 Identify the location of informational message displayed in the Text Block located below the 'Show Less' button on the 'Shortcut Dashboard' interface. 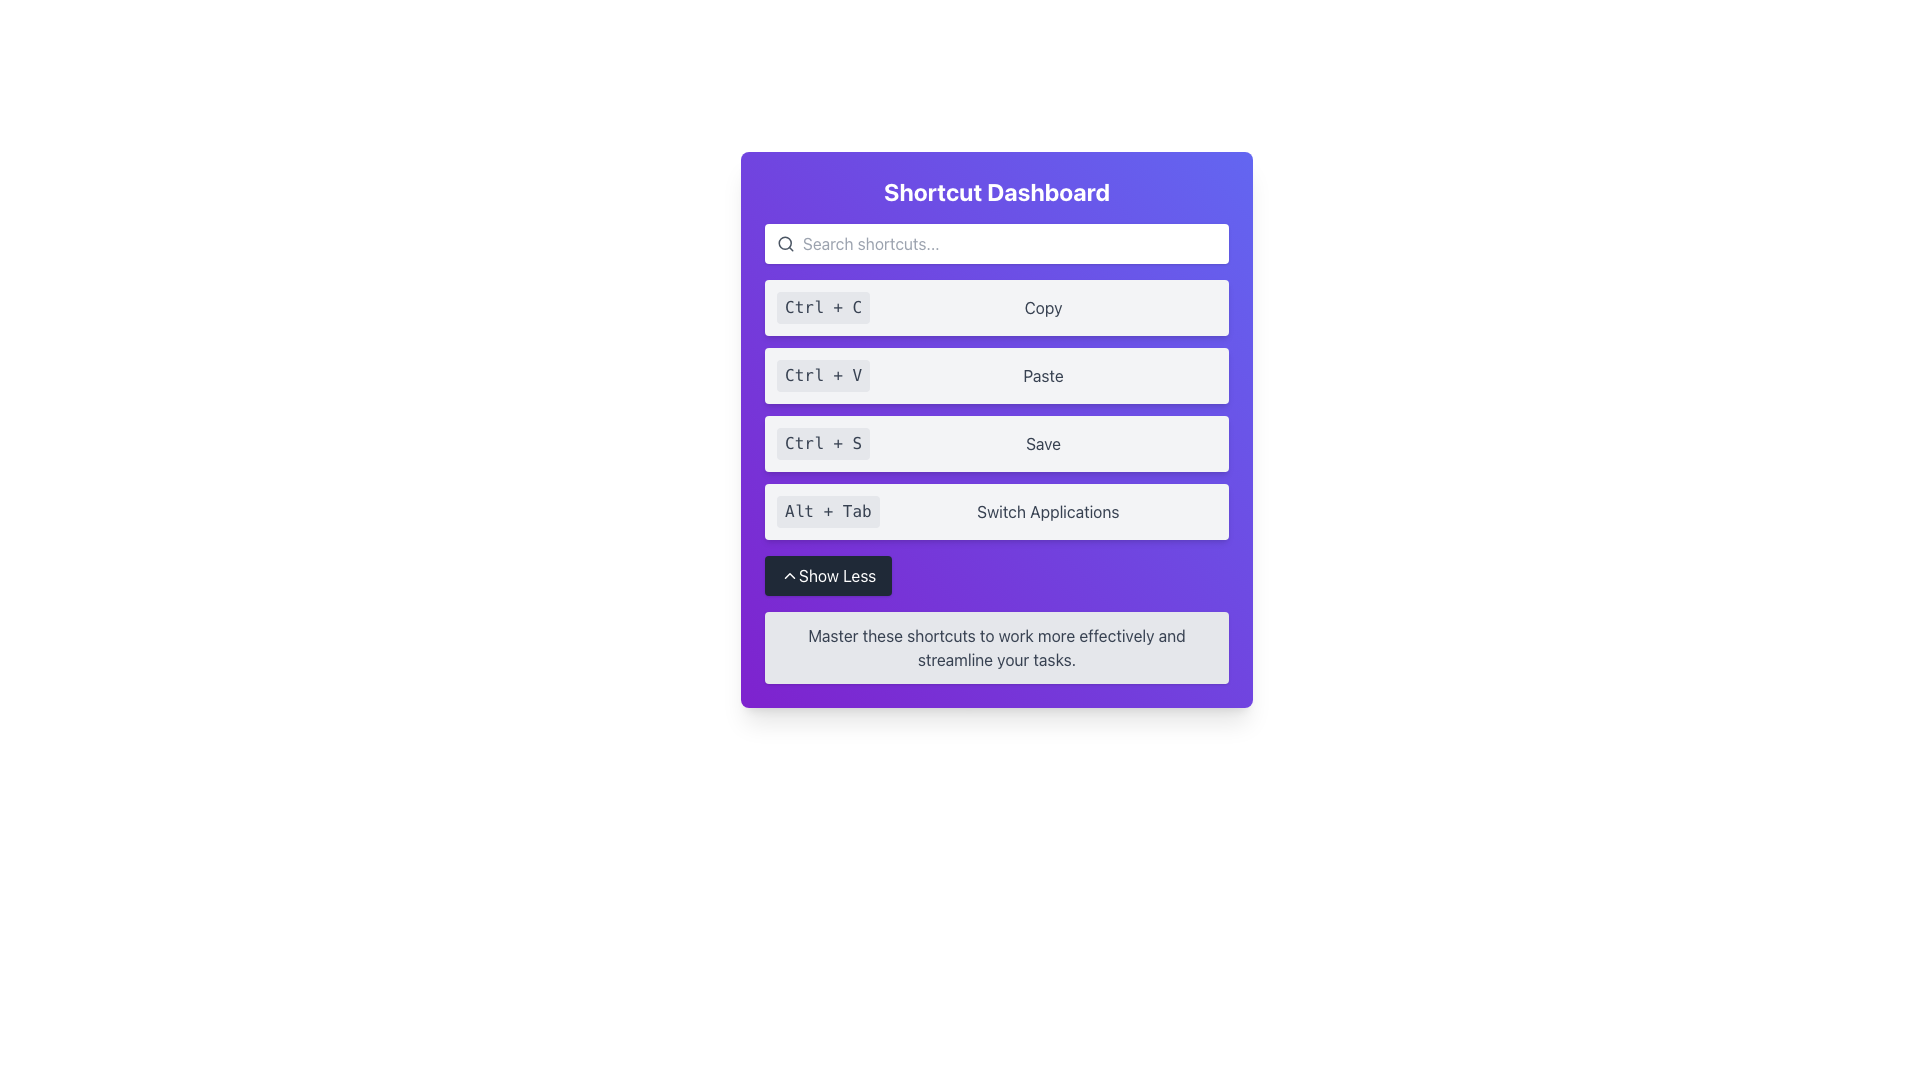
(997, 648).